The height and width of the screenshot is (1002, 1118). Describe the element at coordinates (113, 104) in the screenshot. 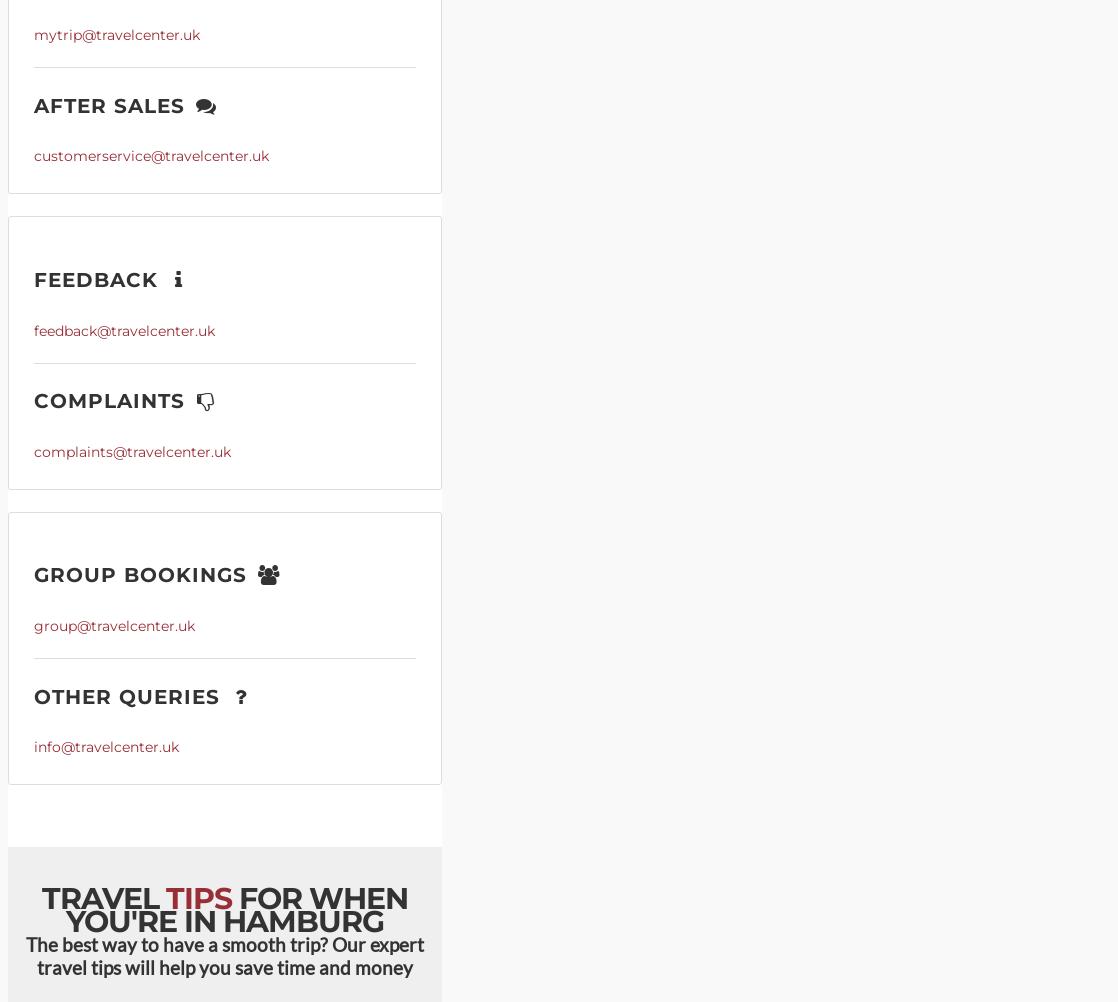

I see `'After Sales'` at that location.